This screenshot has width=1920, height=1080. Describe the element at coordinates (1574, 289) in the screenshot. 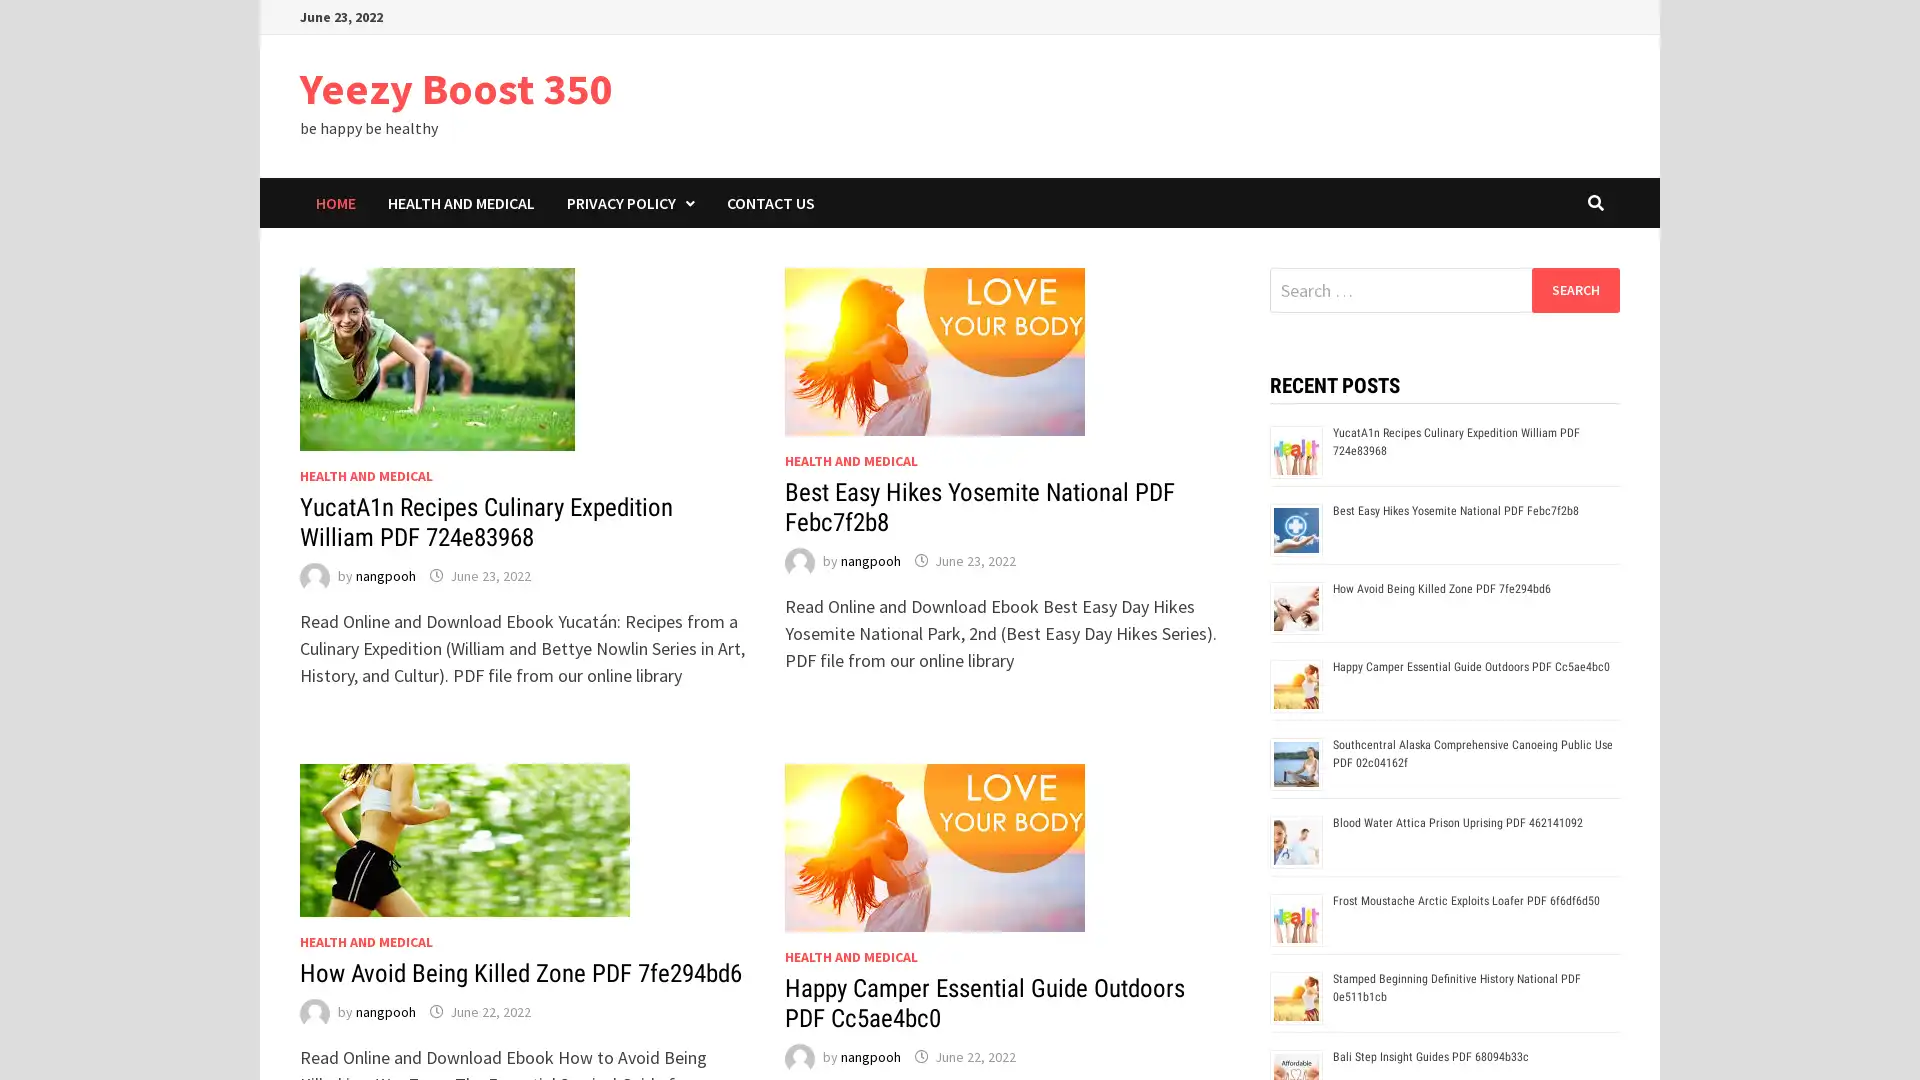

I see `Search` at that location.